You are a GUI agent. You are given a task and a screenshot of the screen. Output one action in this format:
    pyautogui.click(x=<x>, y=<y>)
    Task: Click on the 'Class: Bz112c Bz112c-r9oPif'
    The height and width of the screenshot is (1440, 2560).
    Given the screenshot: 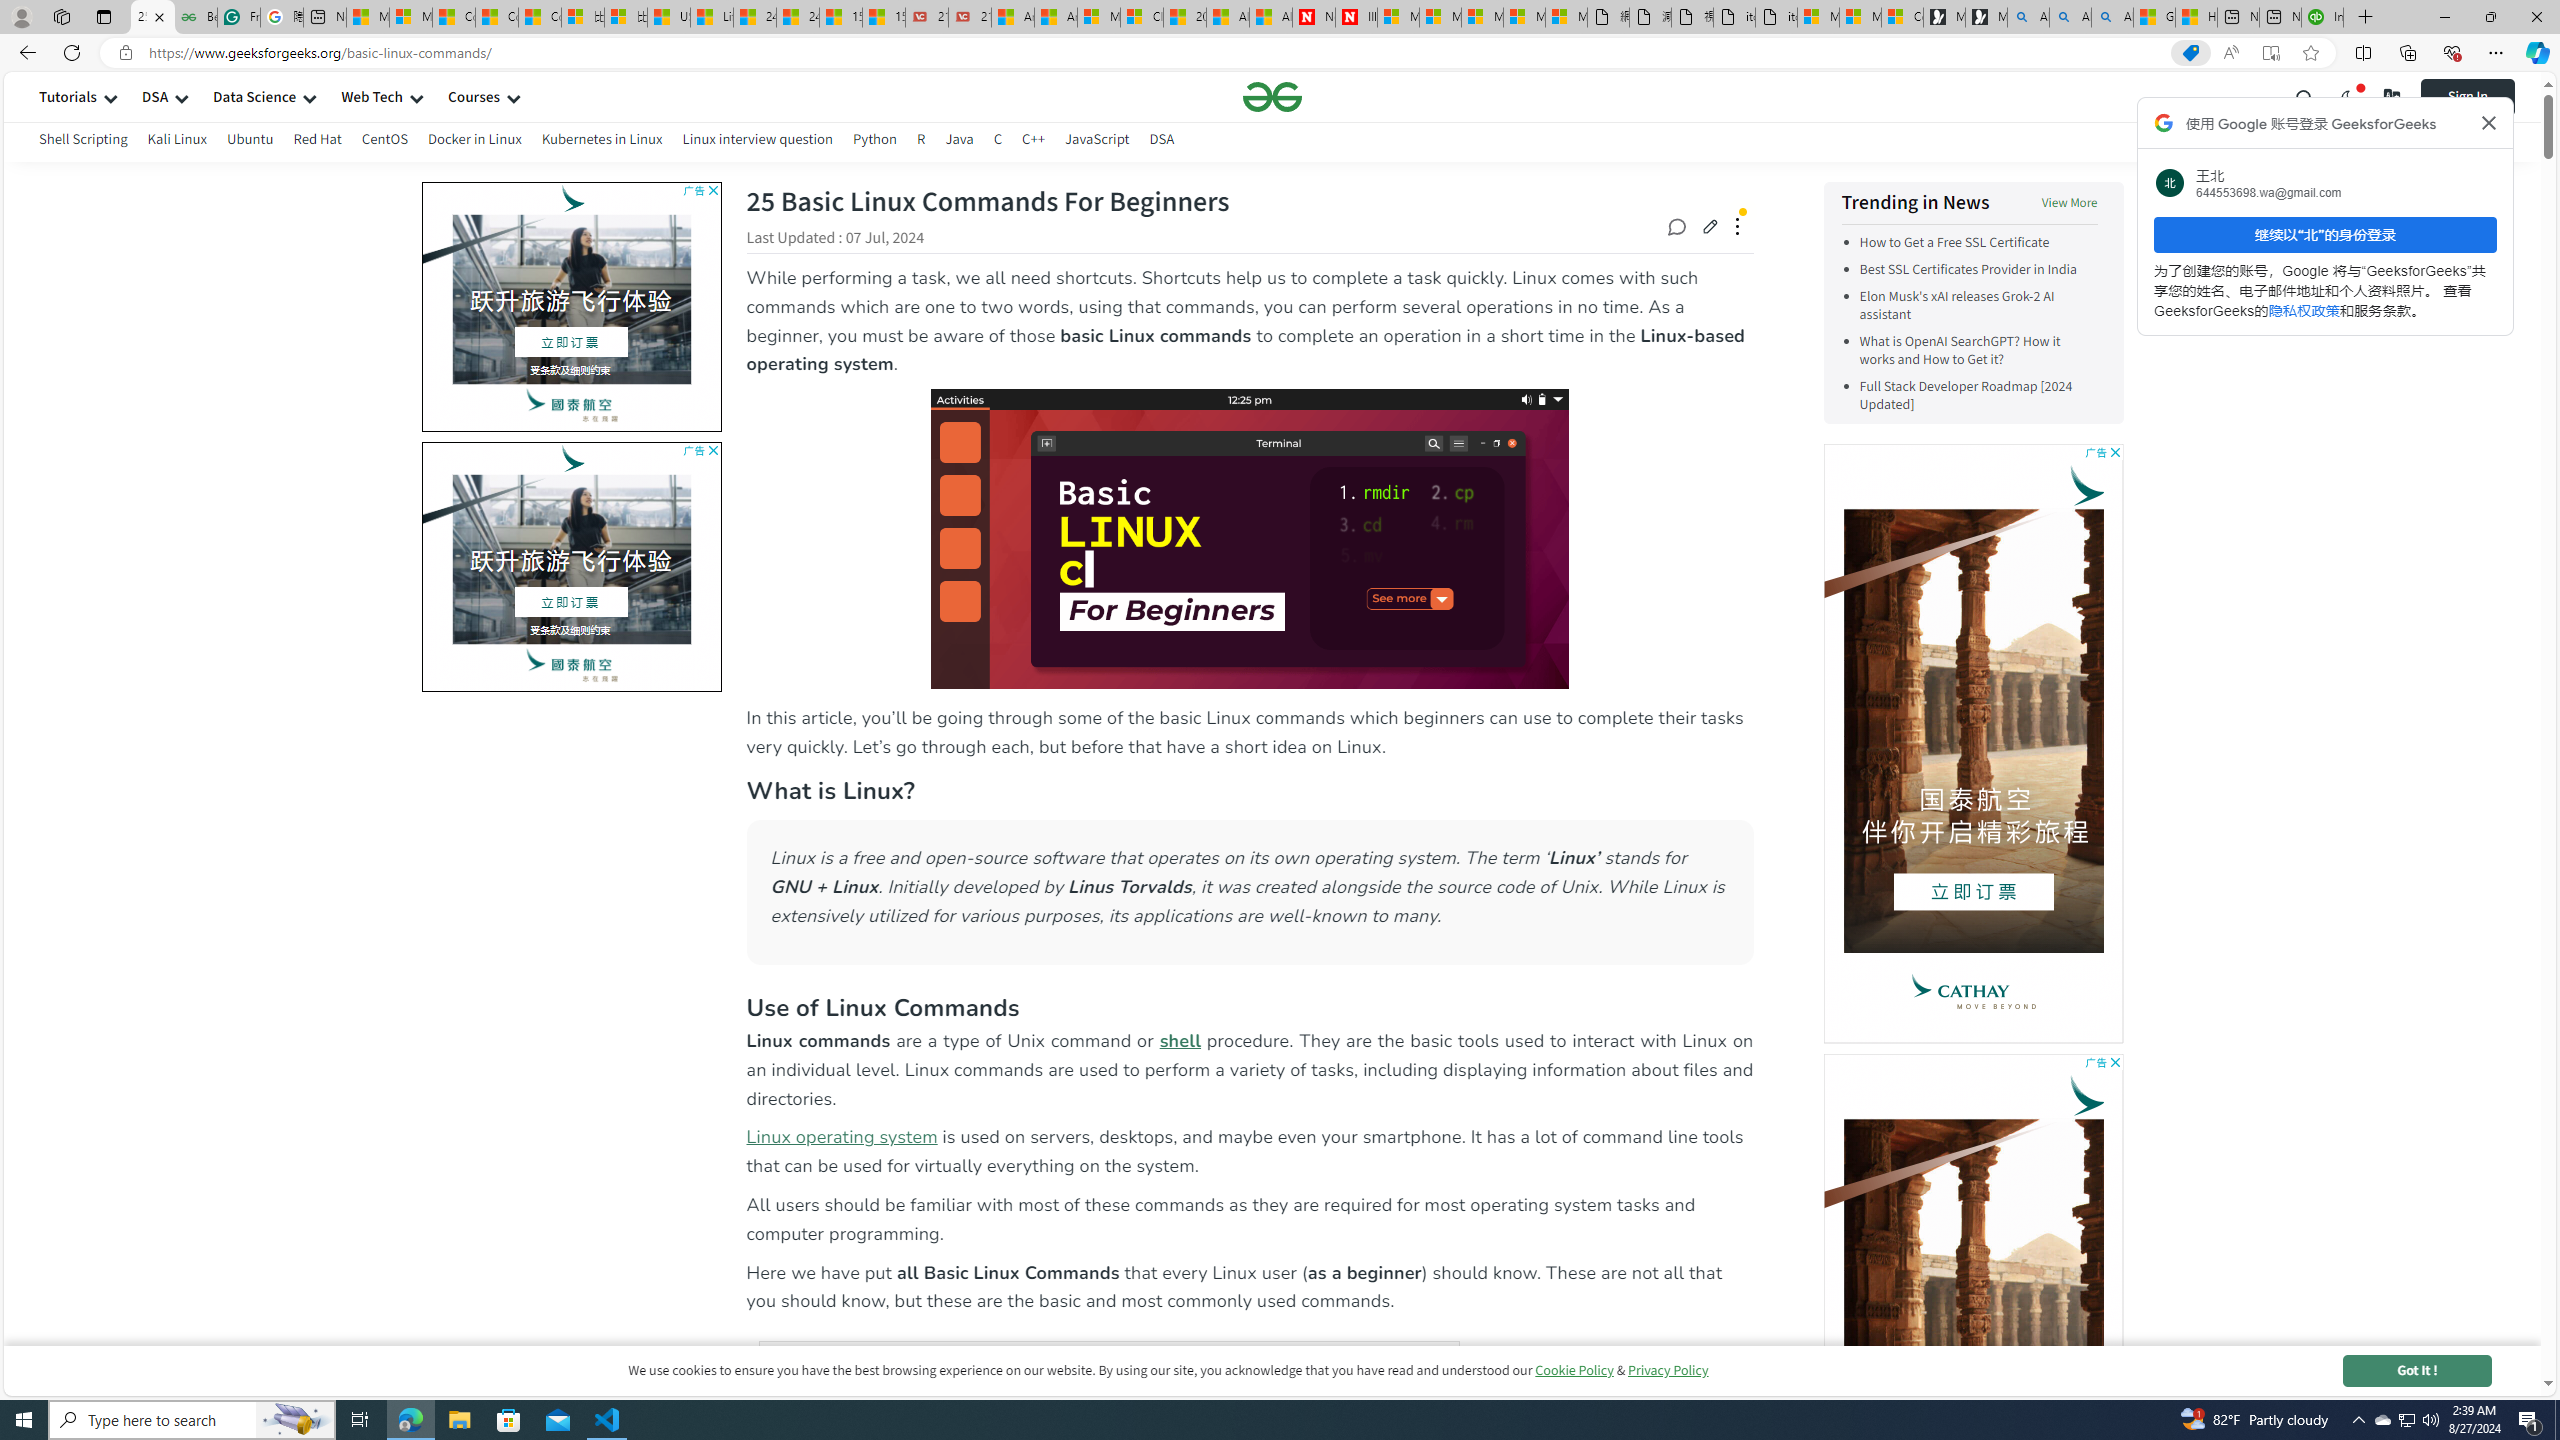 What is the action you would take?
    pyautogui.click(x=2488, y=122)
    